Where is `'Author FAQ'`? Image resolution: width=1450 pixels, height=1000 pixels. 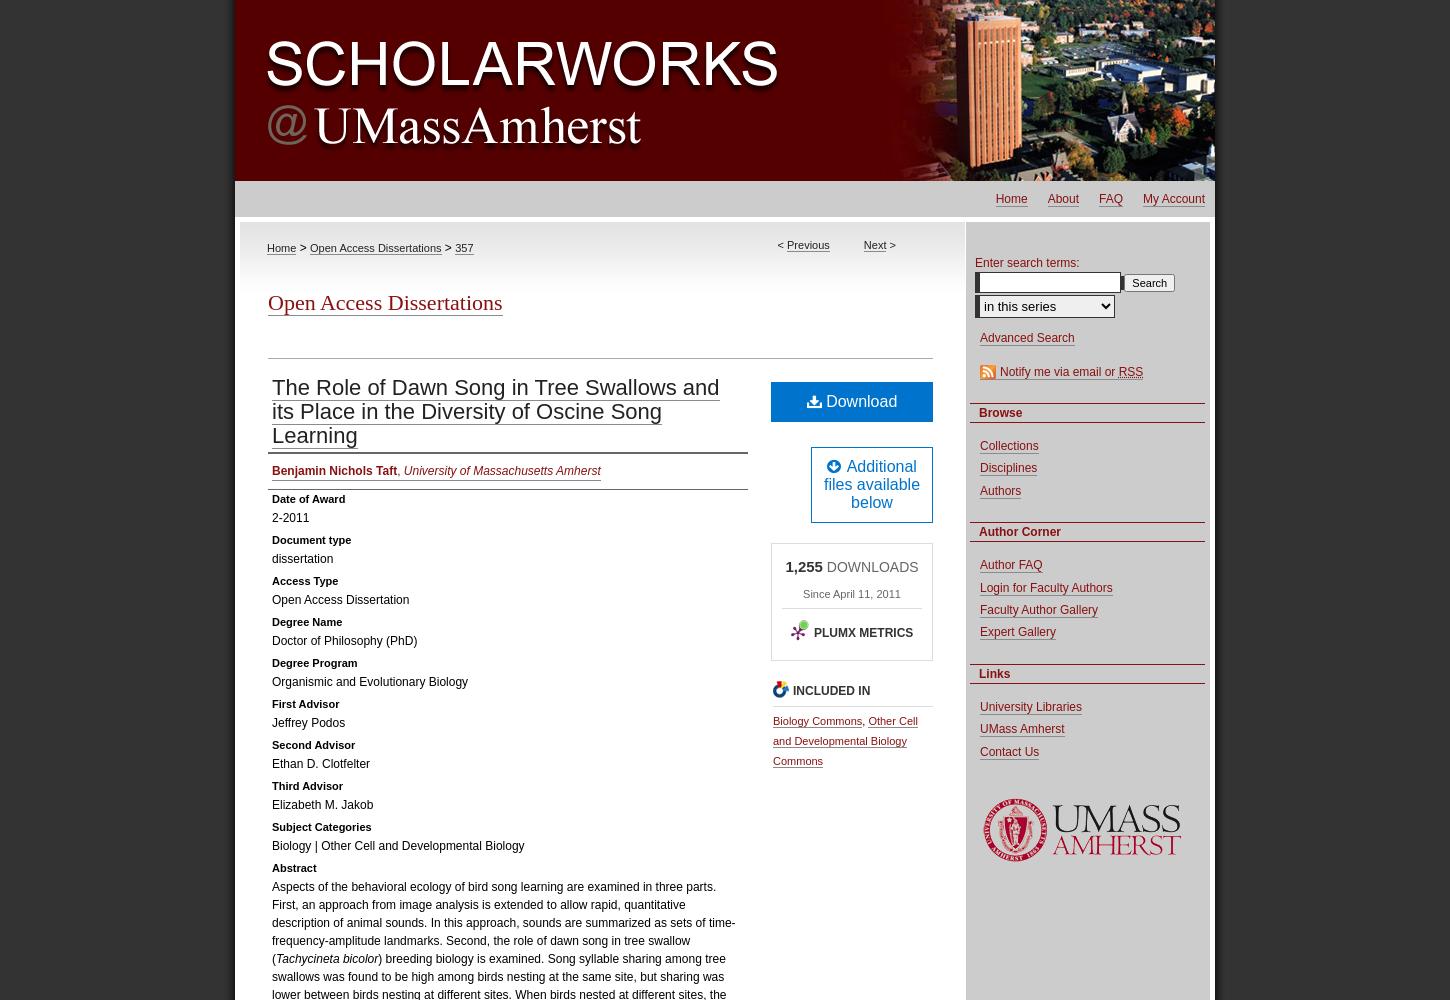
'Author FAQ' is located at coordinates (1010, 564).